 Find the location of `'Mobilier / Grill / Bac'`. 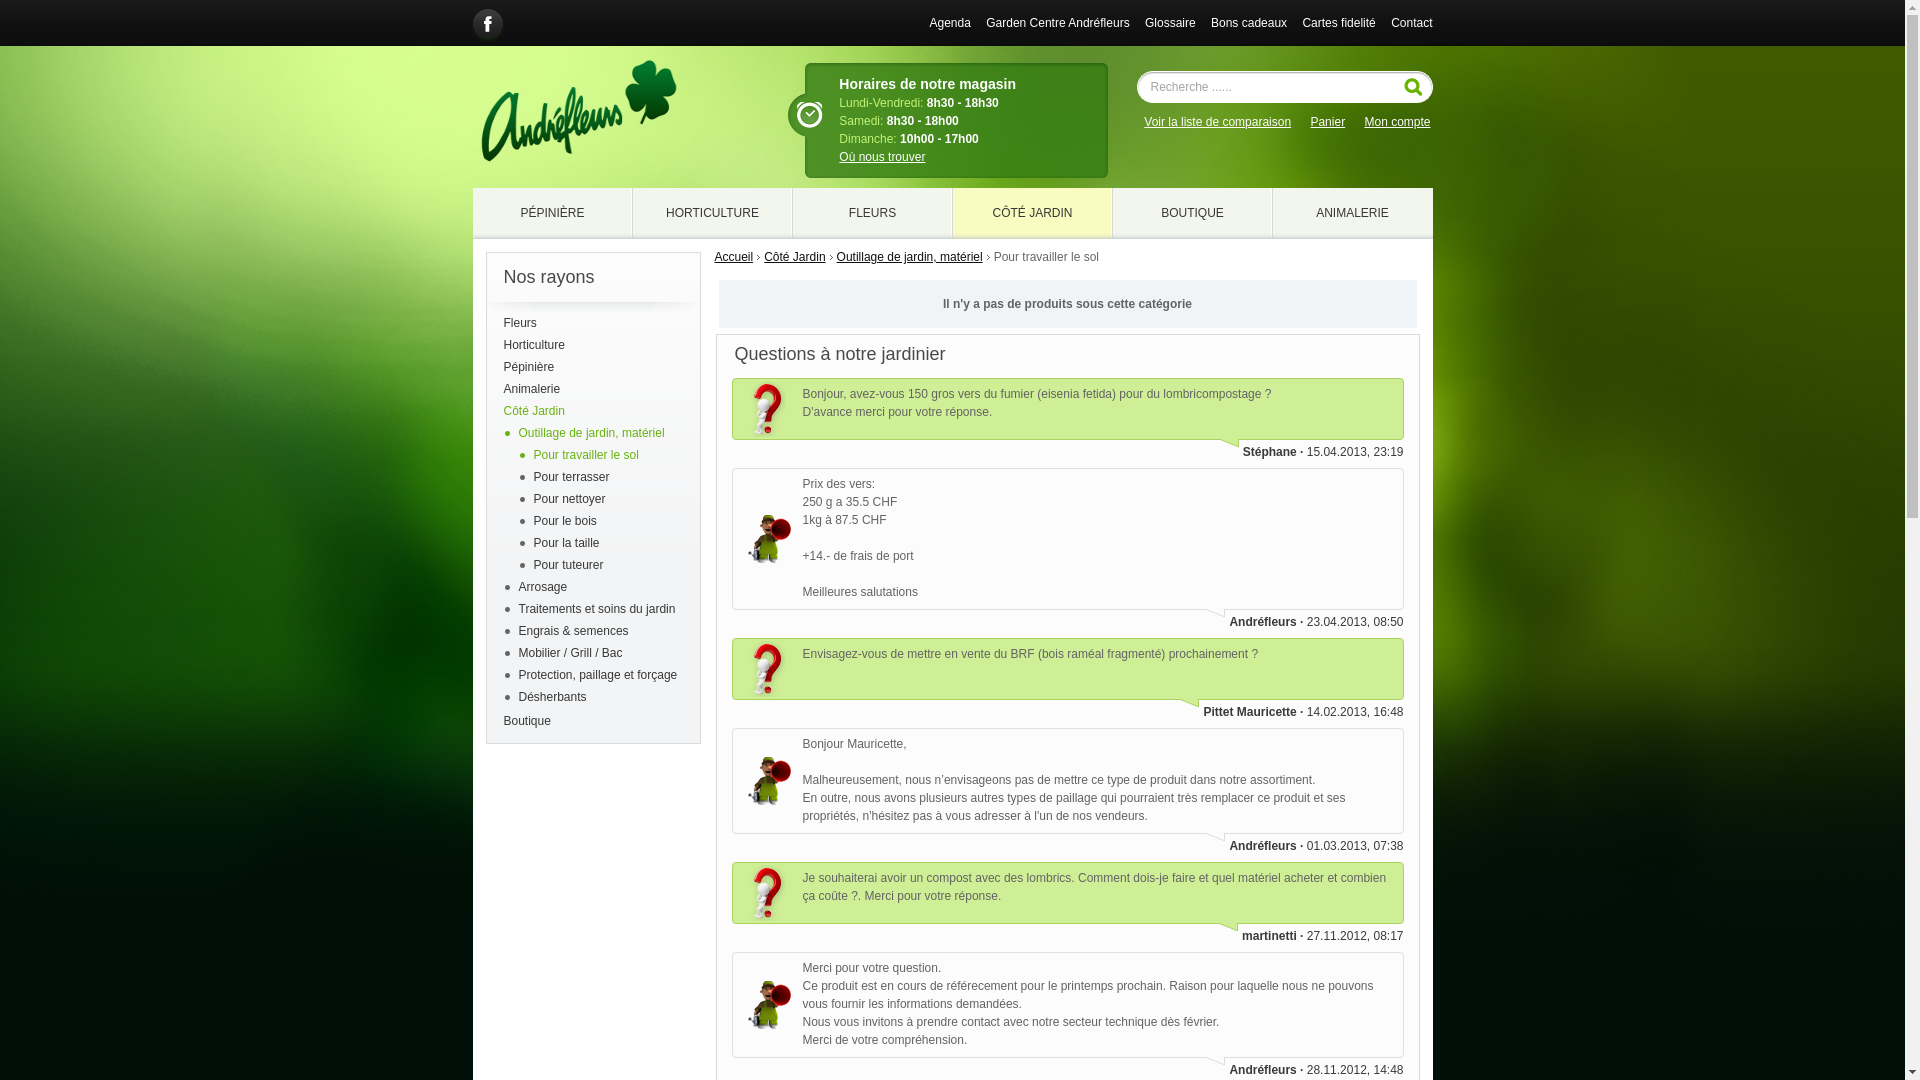

'Mobilier / Grill / Bac' is located at coordinates (569, 652).